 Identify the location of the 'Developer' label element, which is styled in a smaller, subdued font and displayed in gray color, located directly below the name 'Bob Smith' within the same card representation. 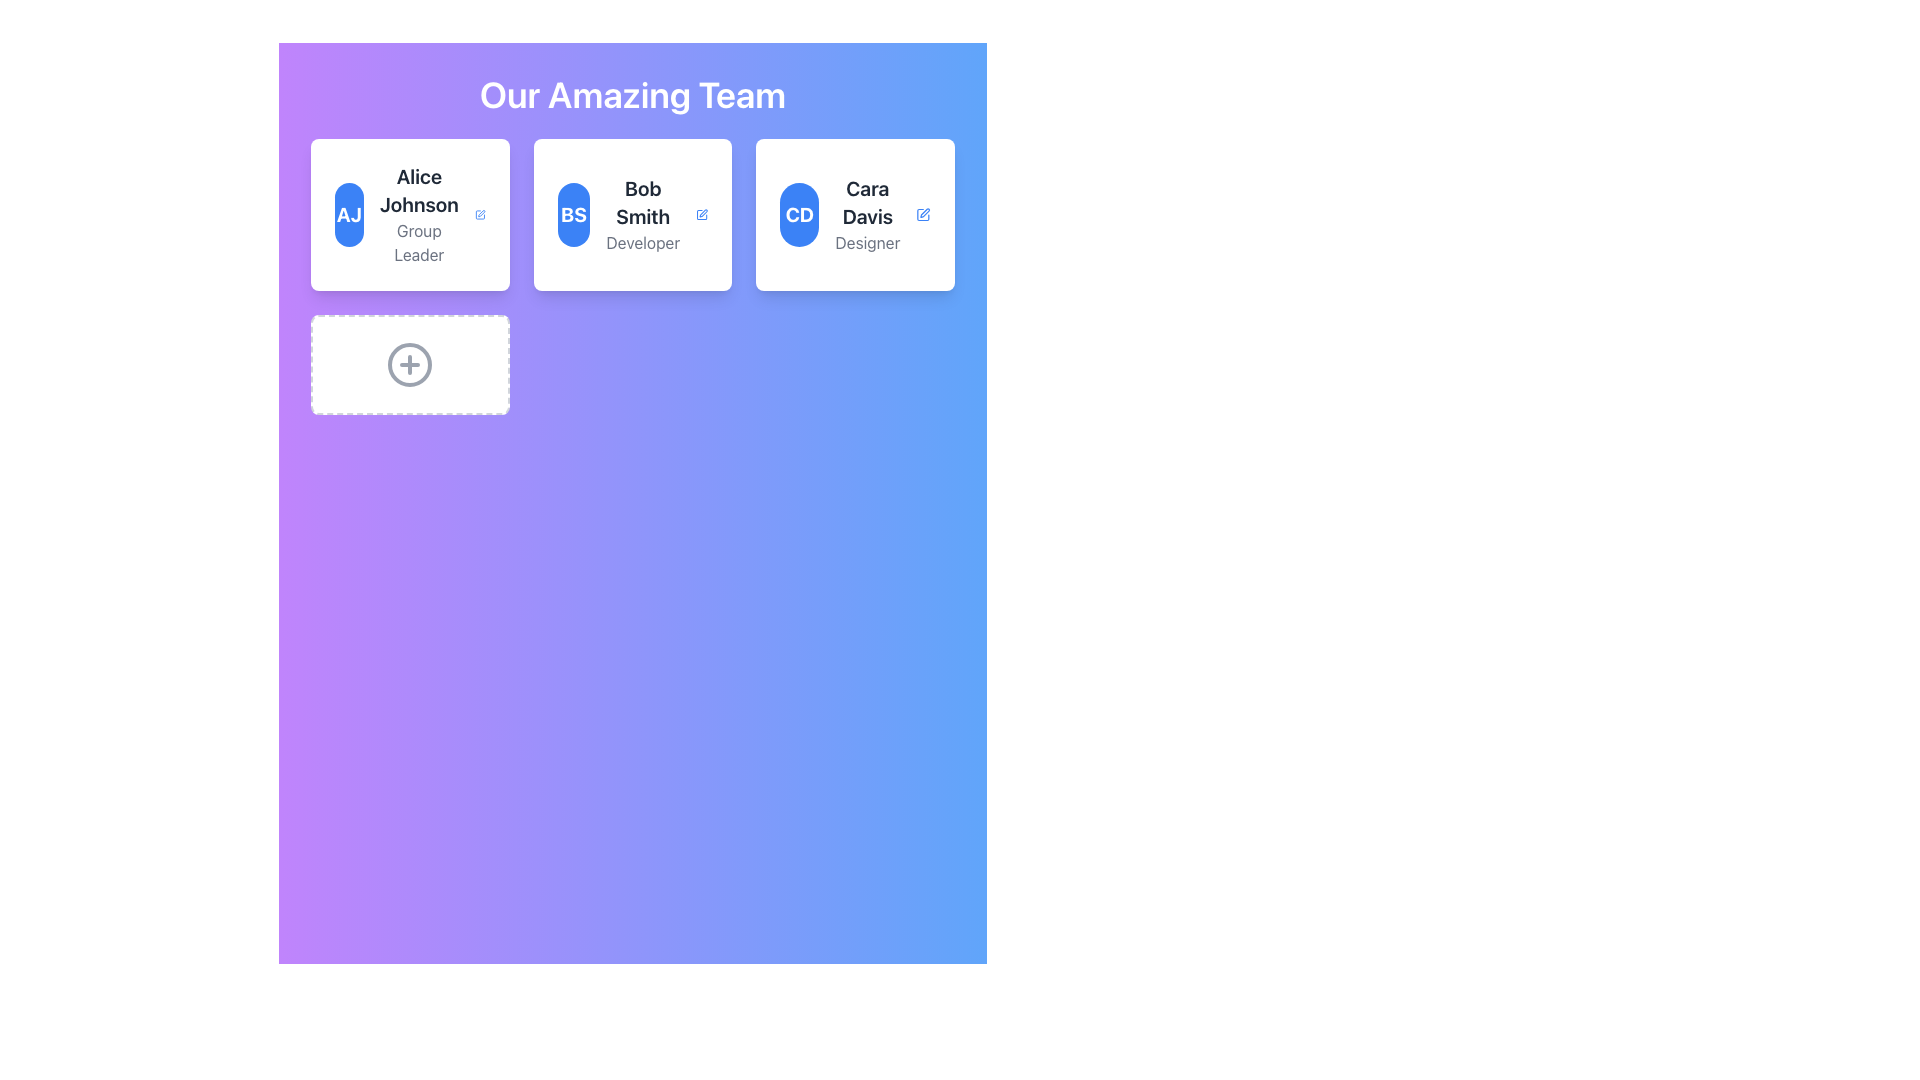
(643, 242).